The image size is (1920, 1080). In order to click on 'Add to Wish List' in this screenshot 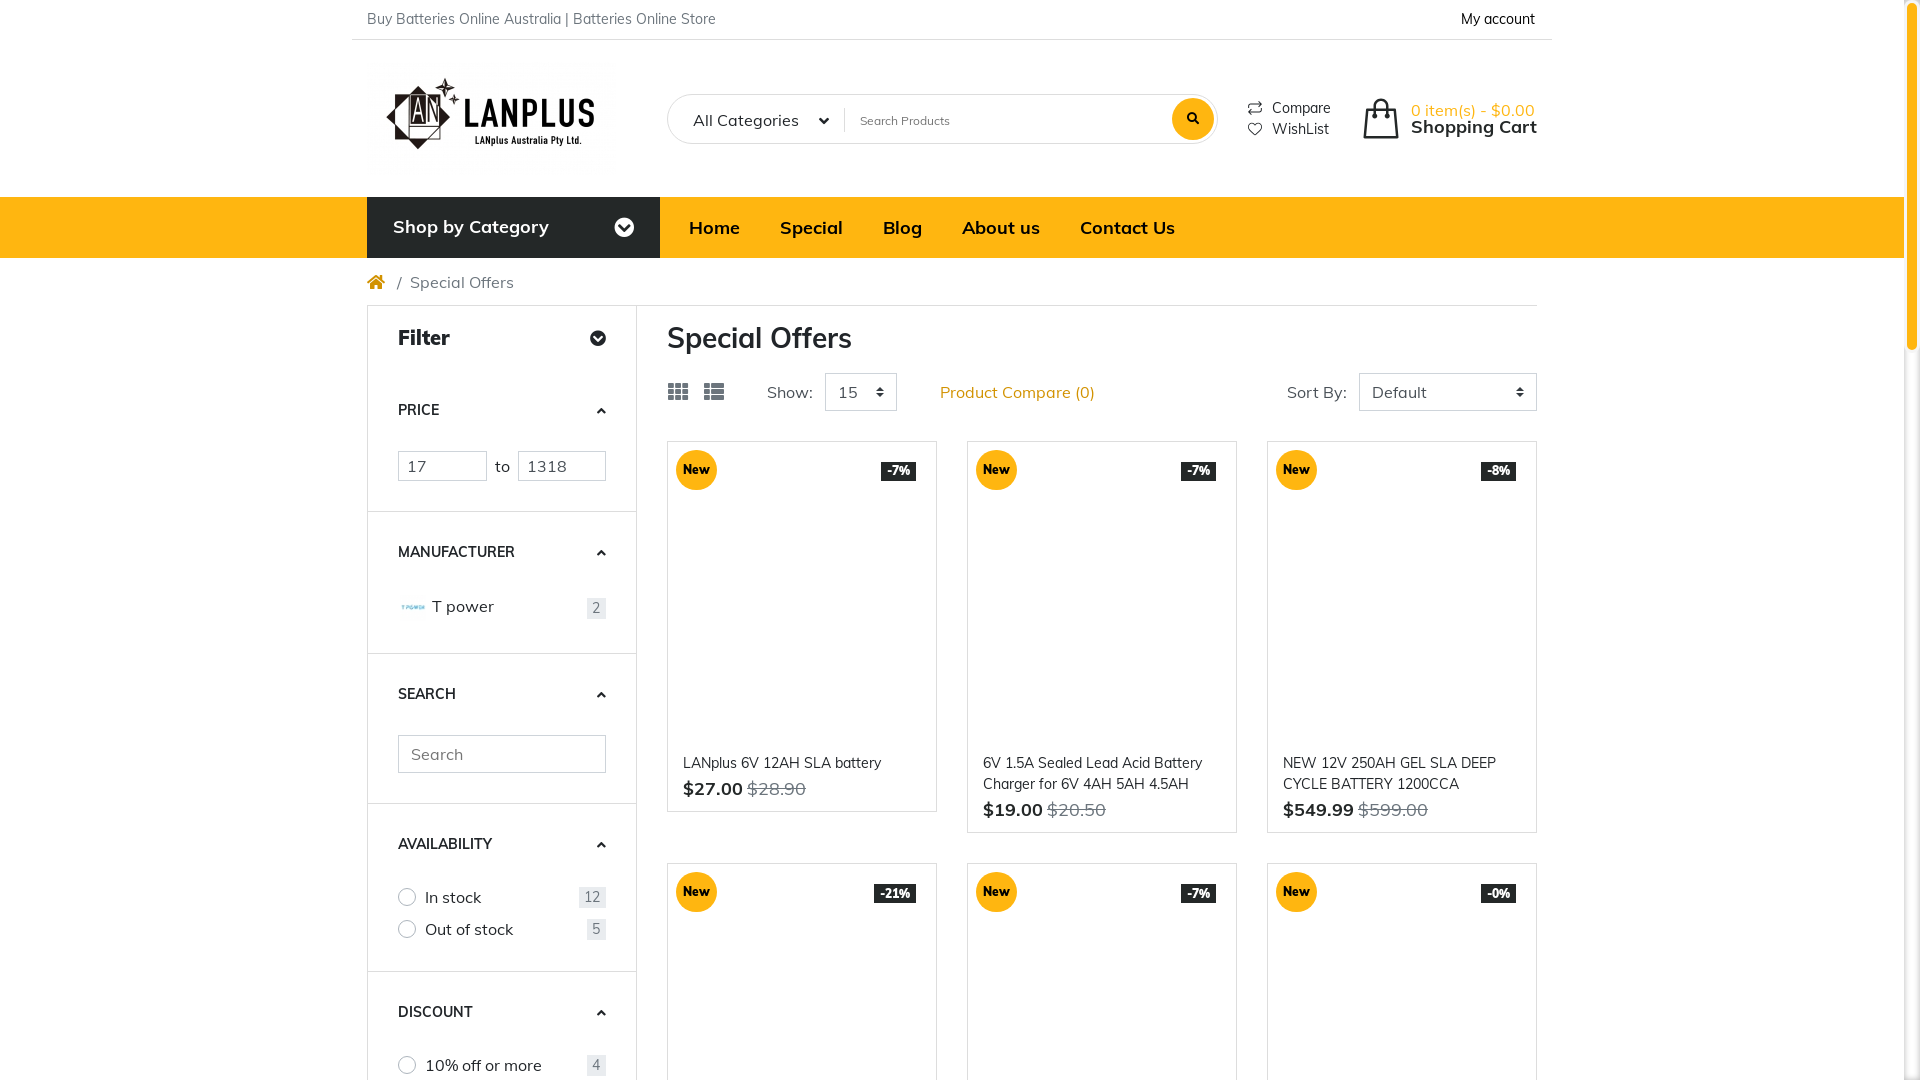, I will do `click(1059, 422)`.